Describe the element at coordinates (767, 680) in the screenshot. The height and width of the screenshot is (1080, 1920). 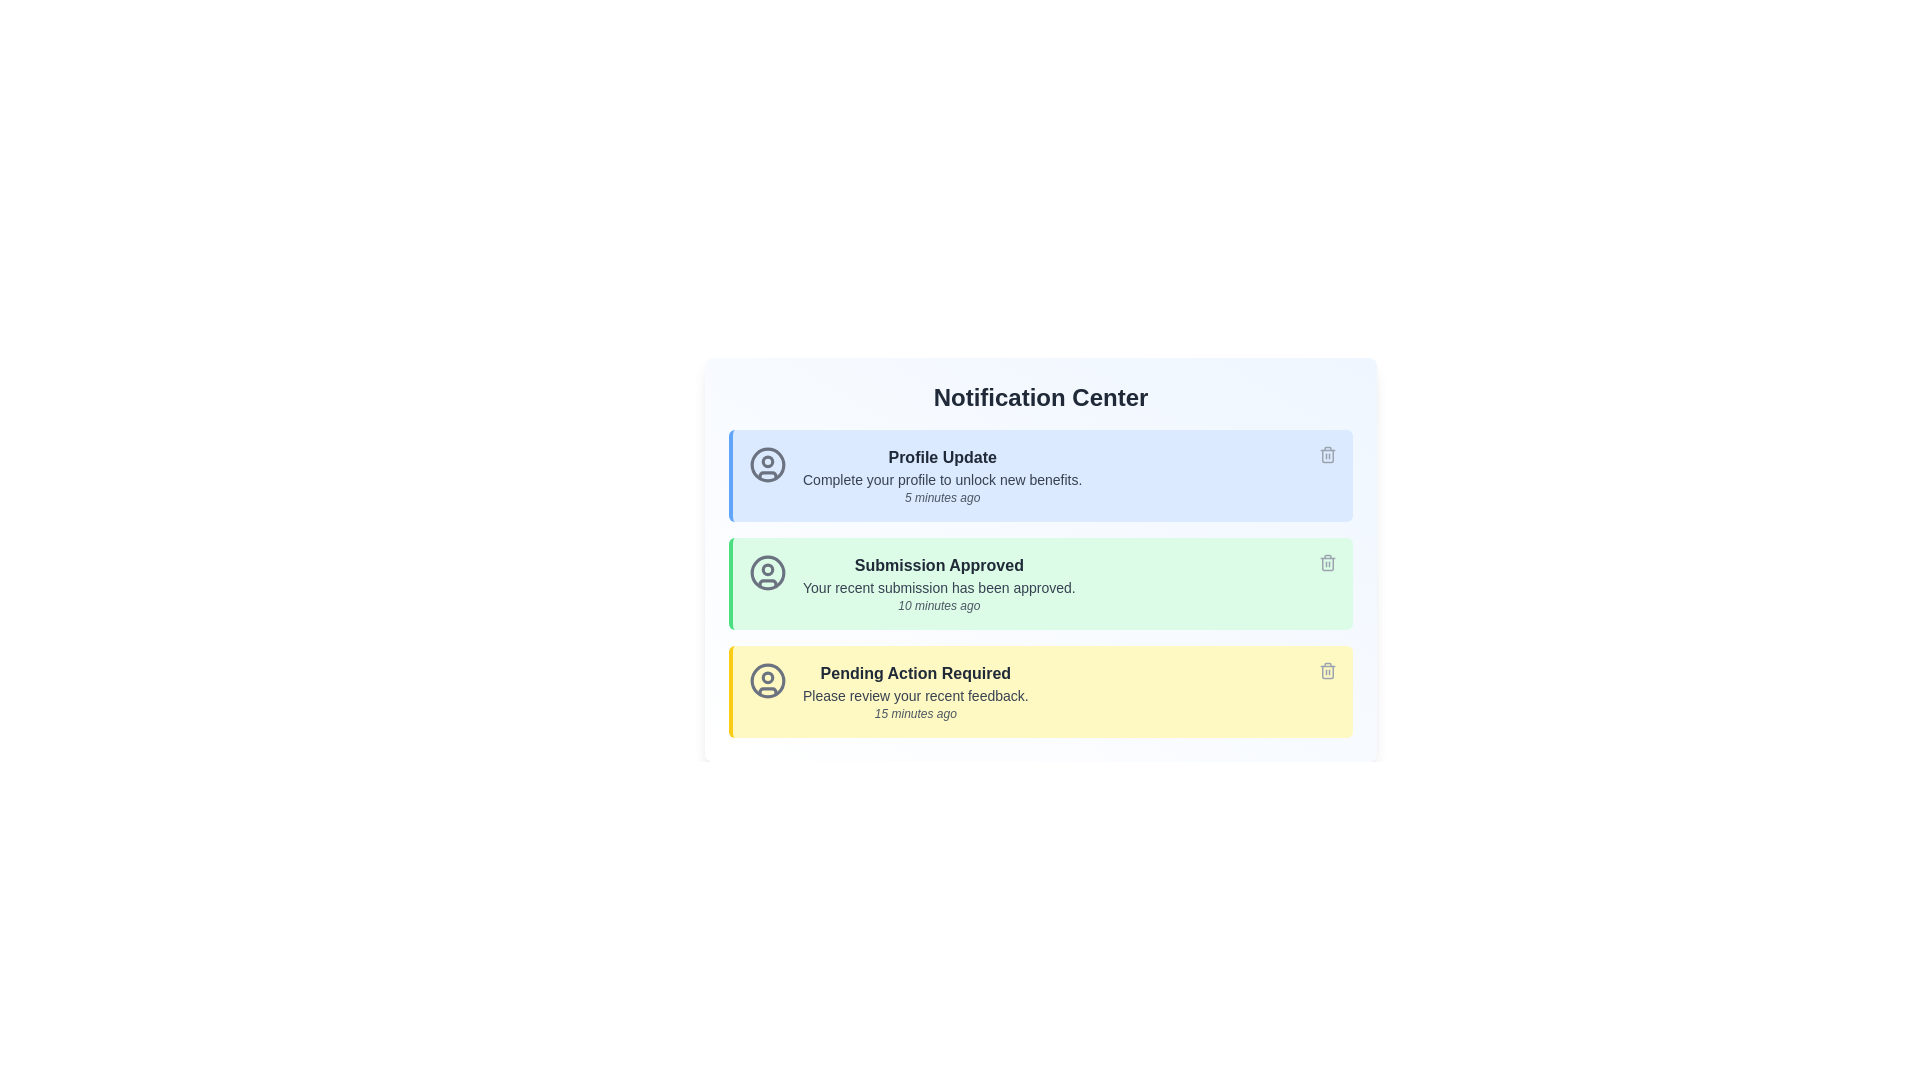
I see `the circular gray profile icon representing a user, located in the 'Pending Action Required' notification strip` at that location.